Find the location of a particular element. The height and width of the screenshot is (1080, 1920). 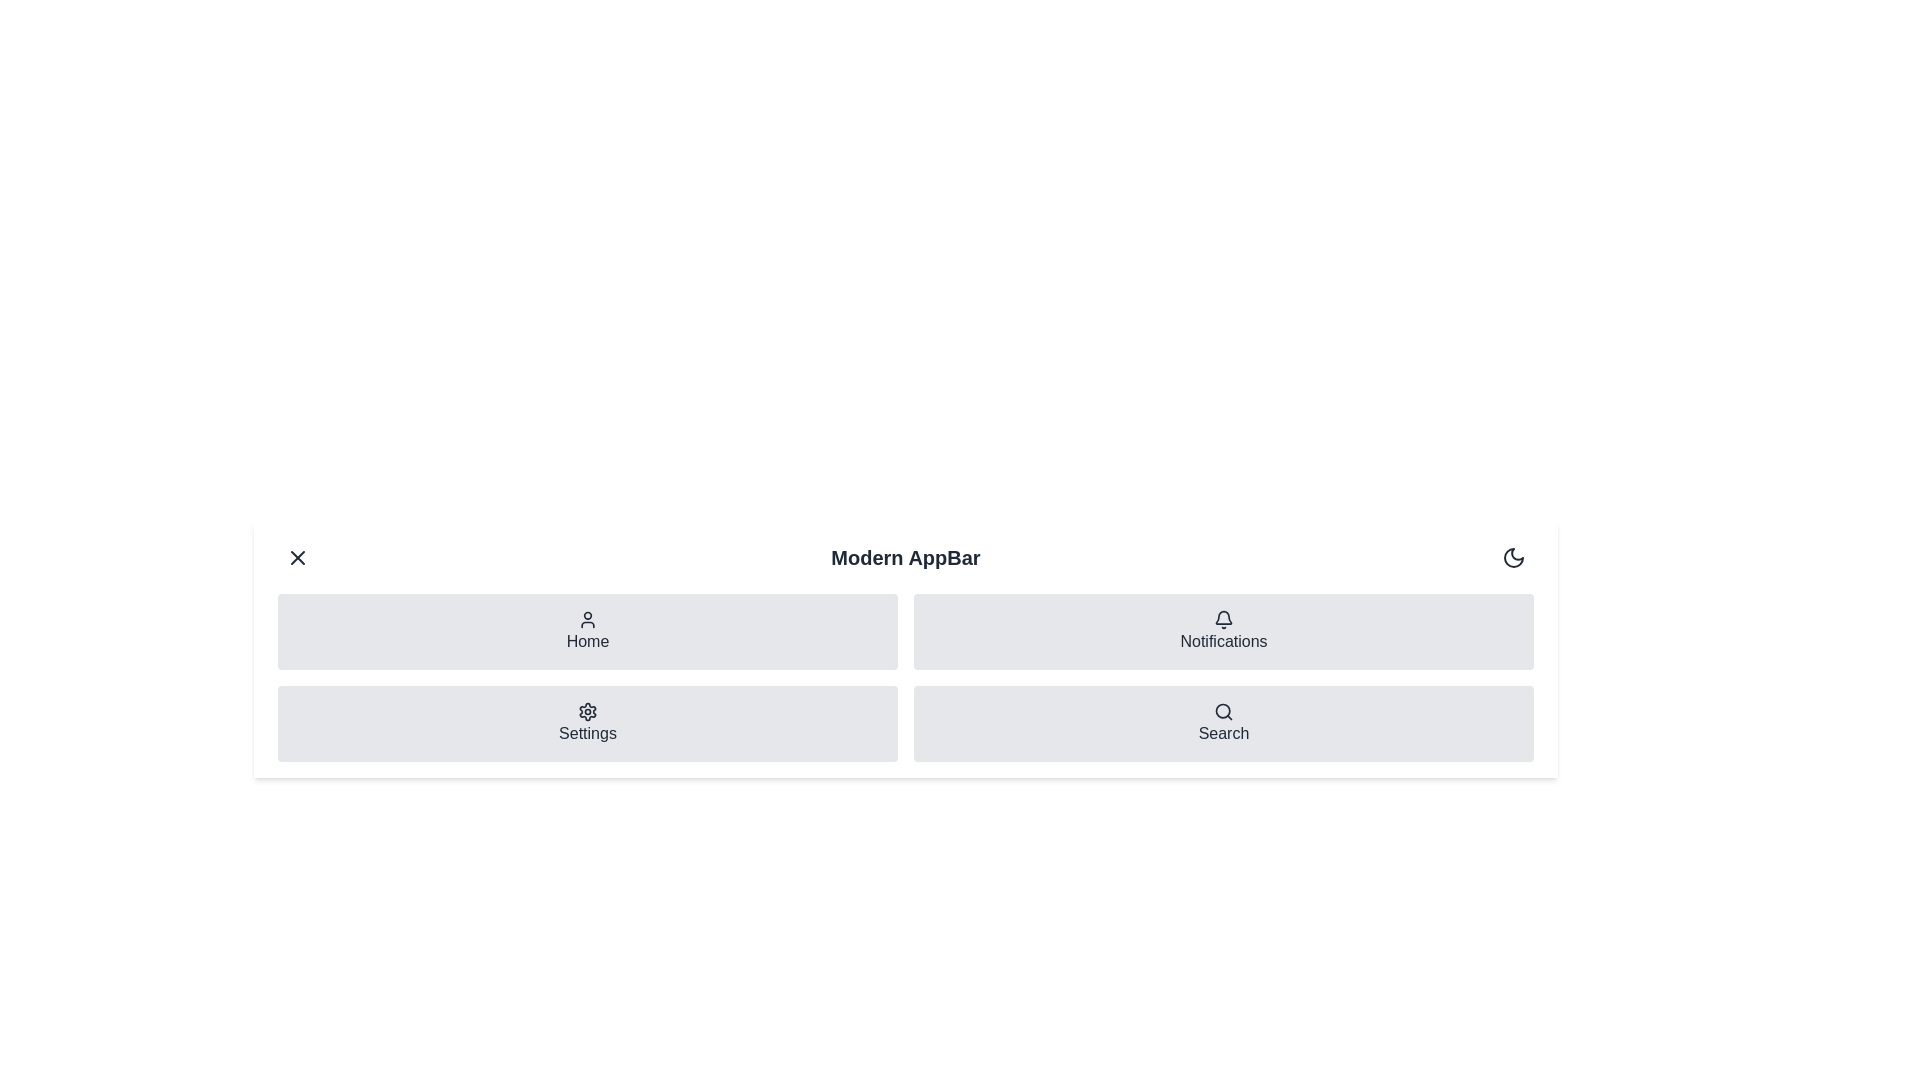

the toggle button to change the menu state is located at coordinates (296, 558).